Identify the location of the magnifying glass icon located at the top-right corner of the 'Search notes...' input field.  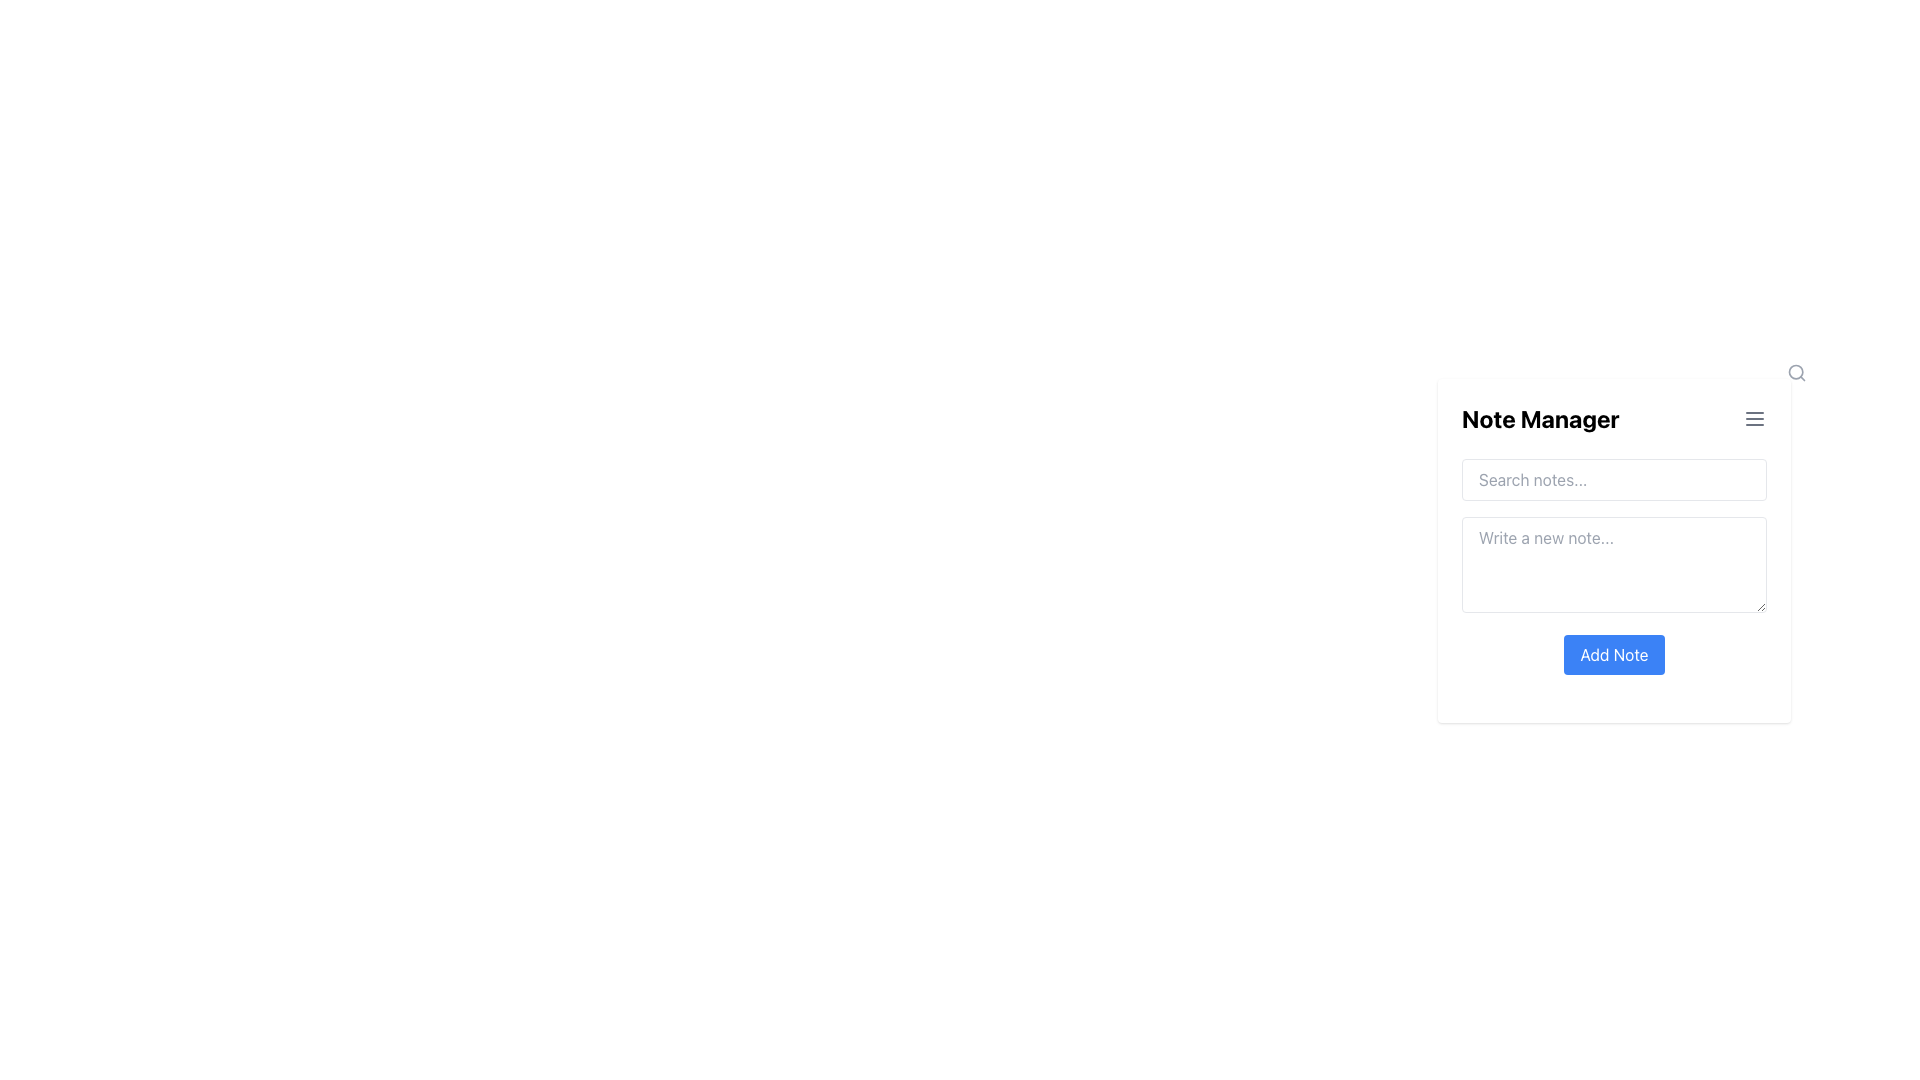
(1796, 373).